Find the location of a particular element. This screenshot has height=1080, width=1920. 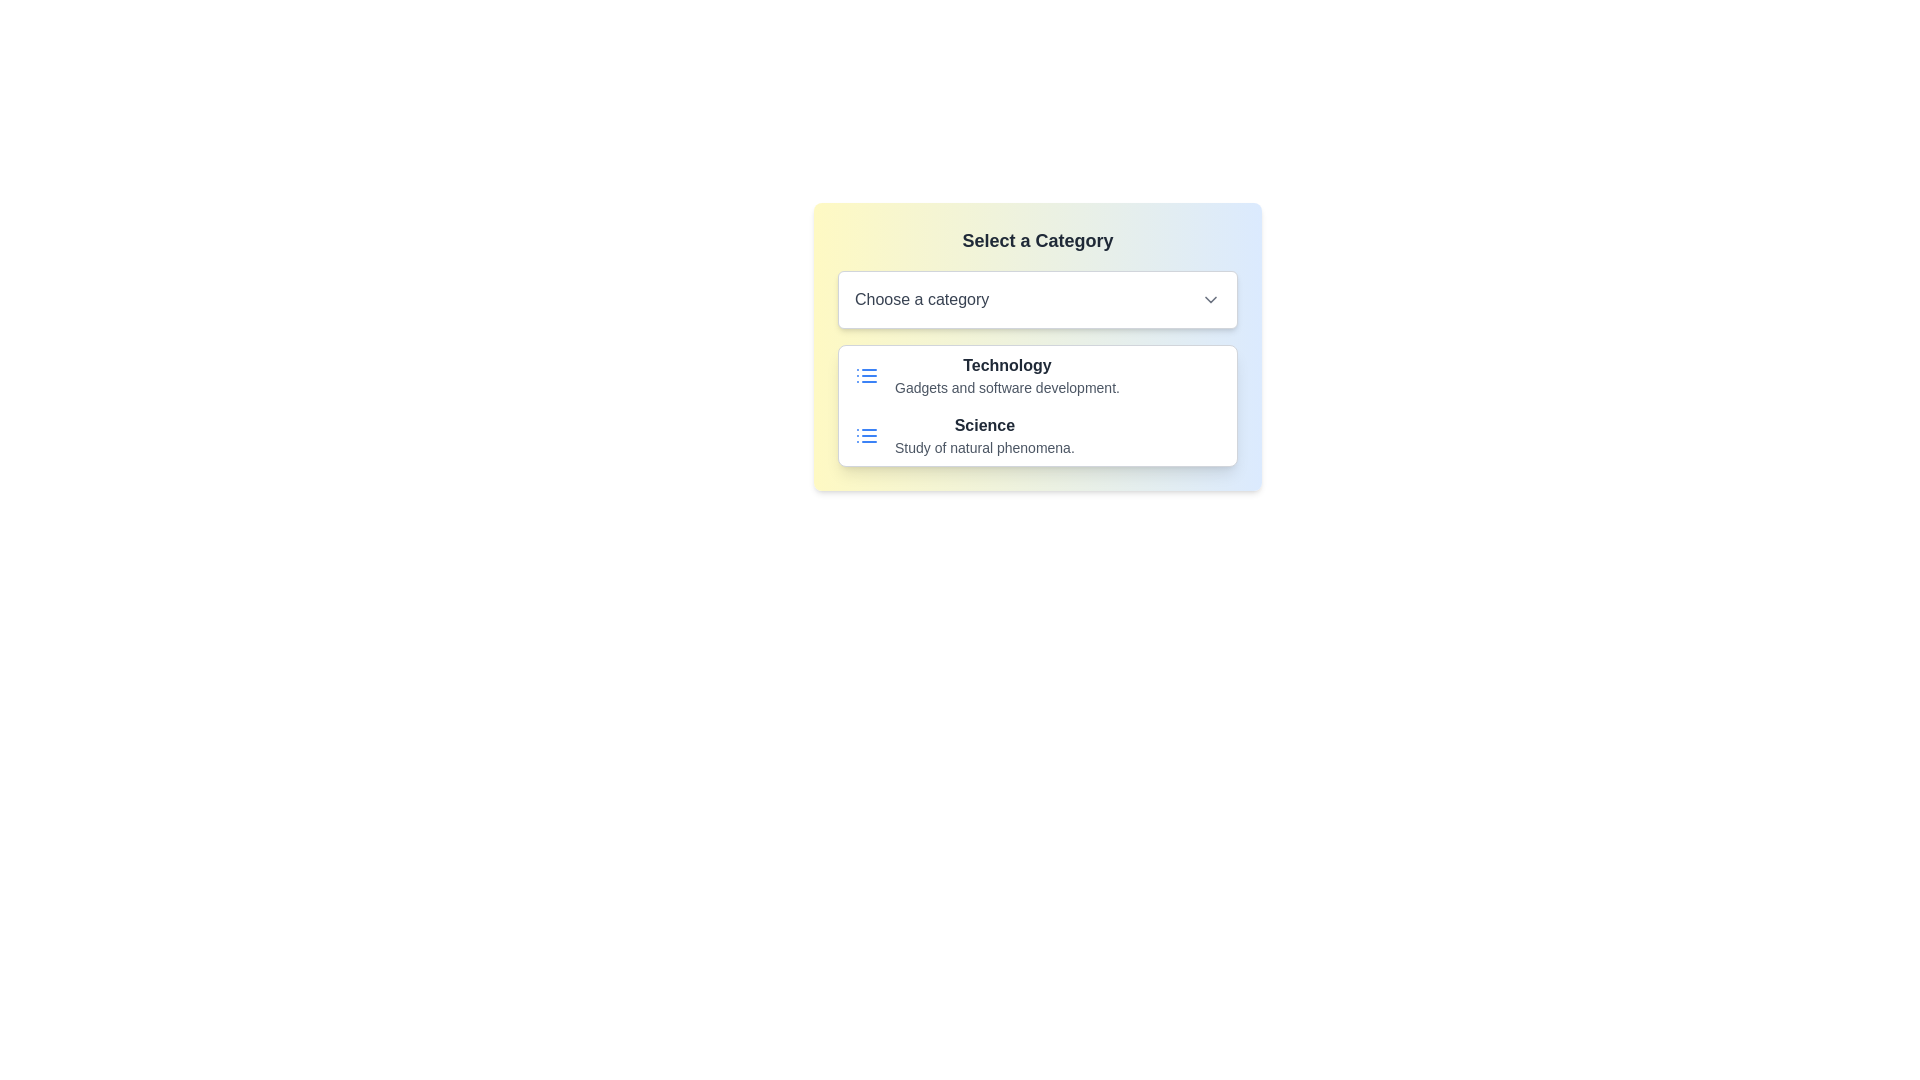

the blue rectangular icon resembling a list with three horizontal lines and dots, located to the left of the 'Science' title in the dropdown menu is located at coordinates (867, 434).